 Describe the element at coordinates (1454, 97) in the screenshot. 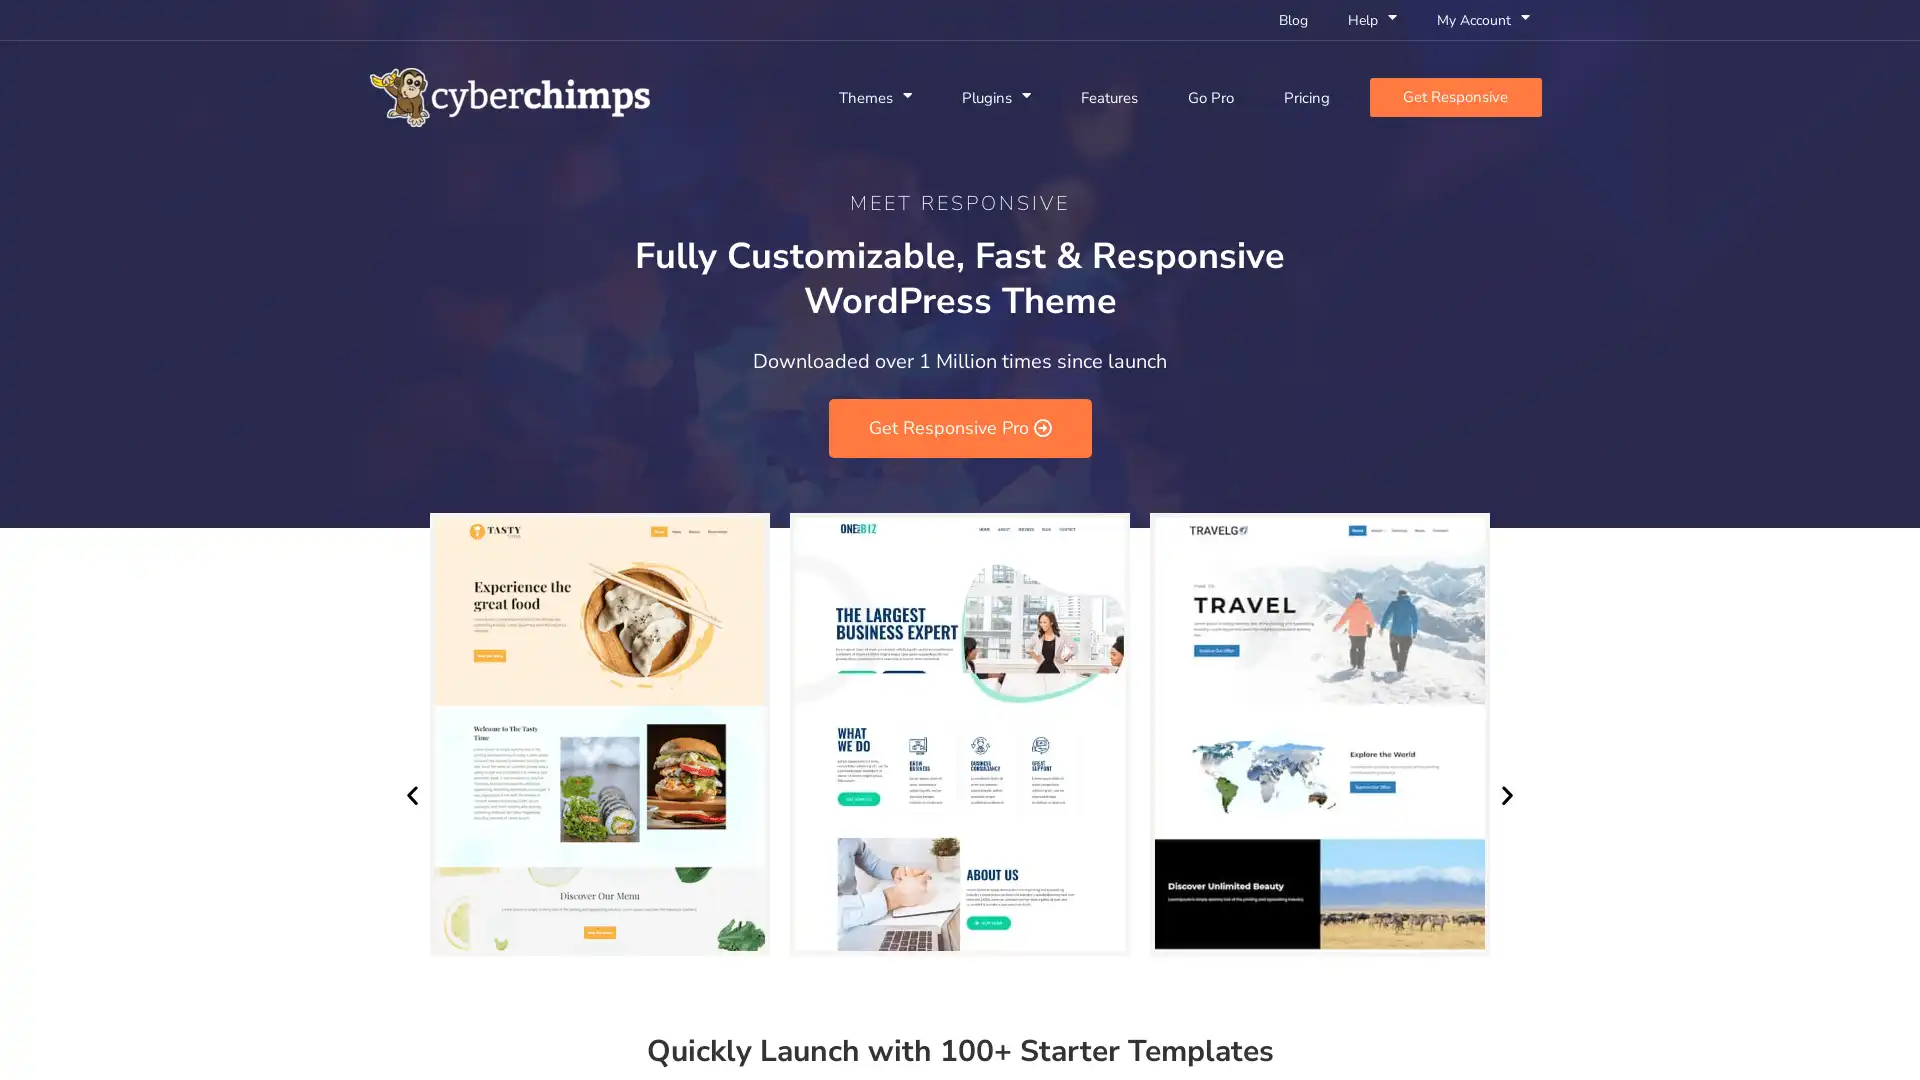

I see `Get Responsive` at that location.